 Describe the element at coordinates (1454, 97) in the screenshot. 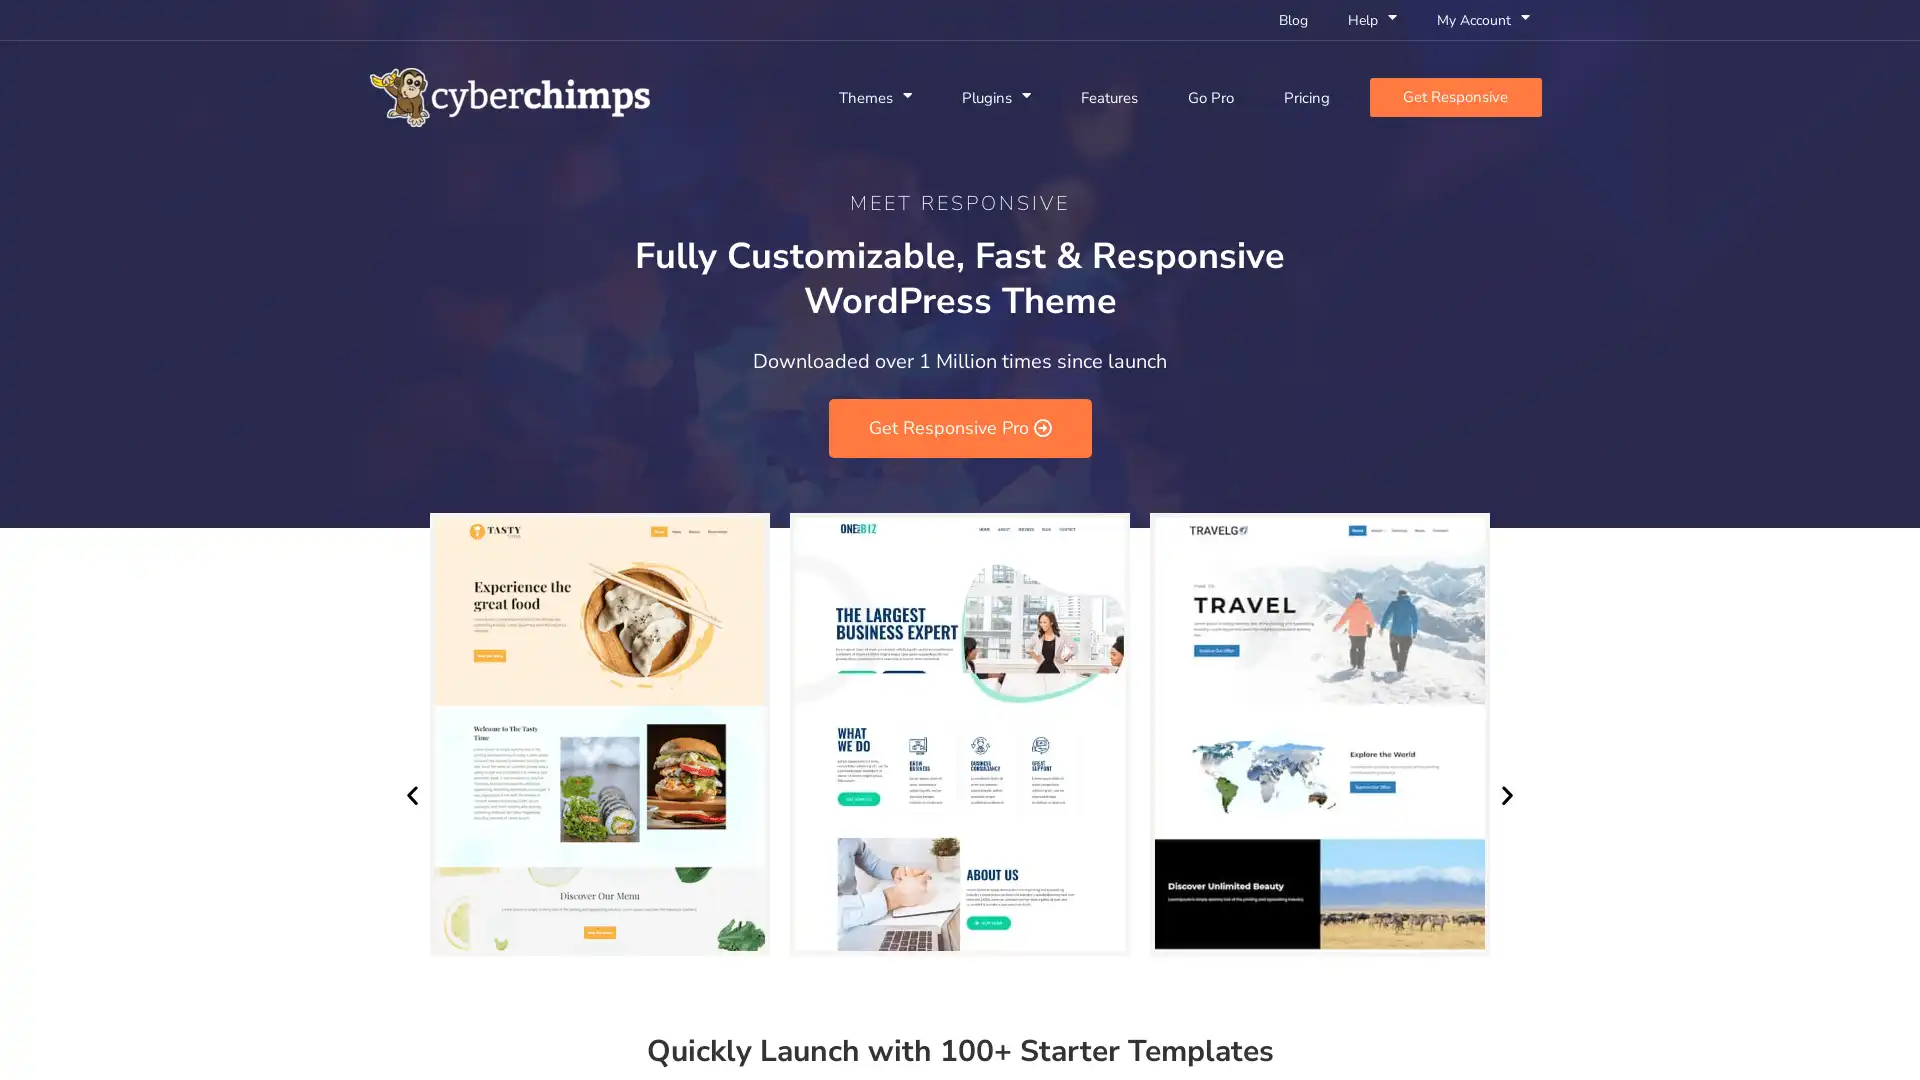

I see `Get Responsive` at that location.